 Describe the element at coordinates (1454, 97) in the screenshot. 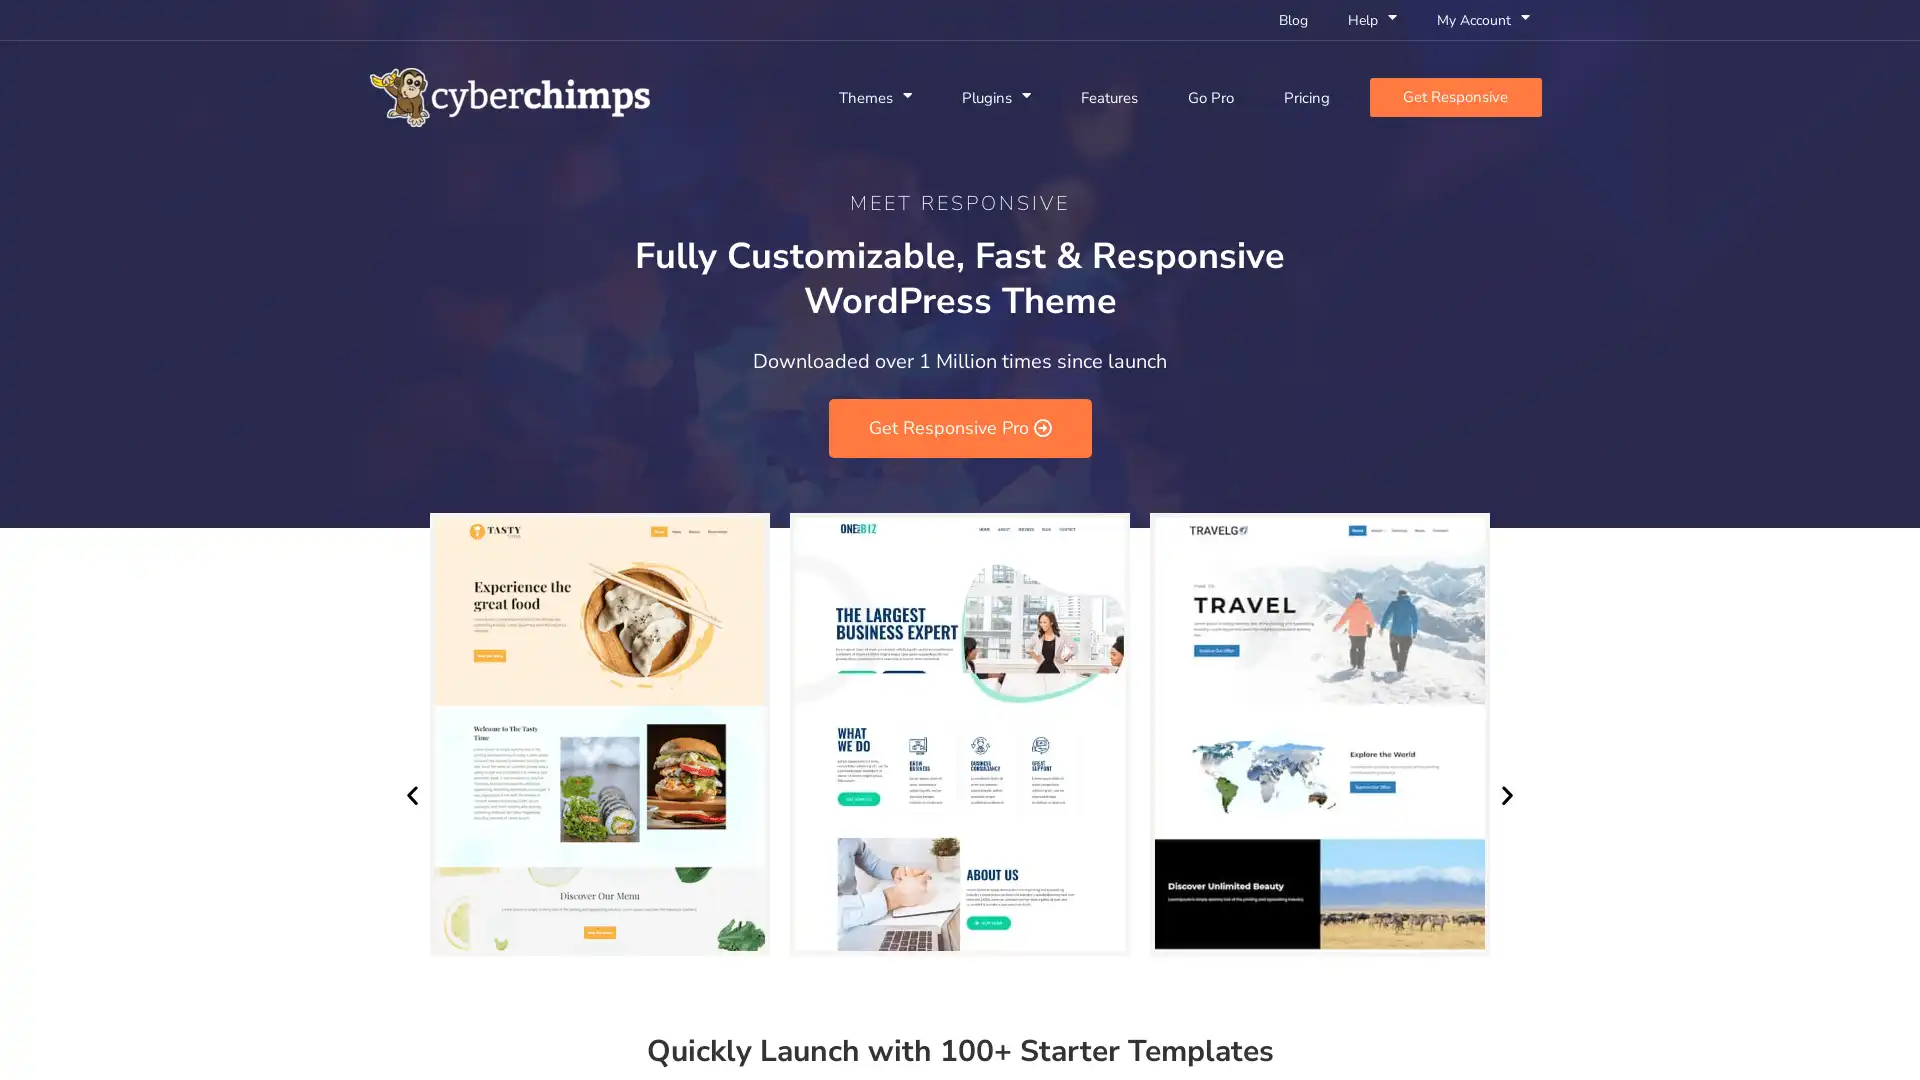

I see `Get Responsive` at that location.